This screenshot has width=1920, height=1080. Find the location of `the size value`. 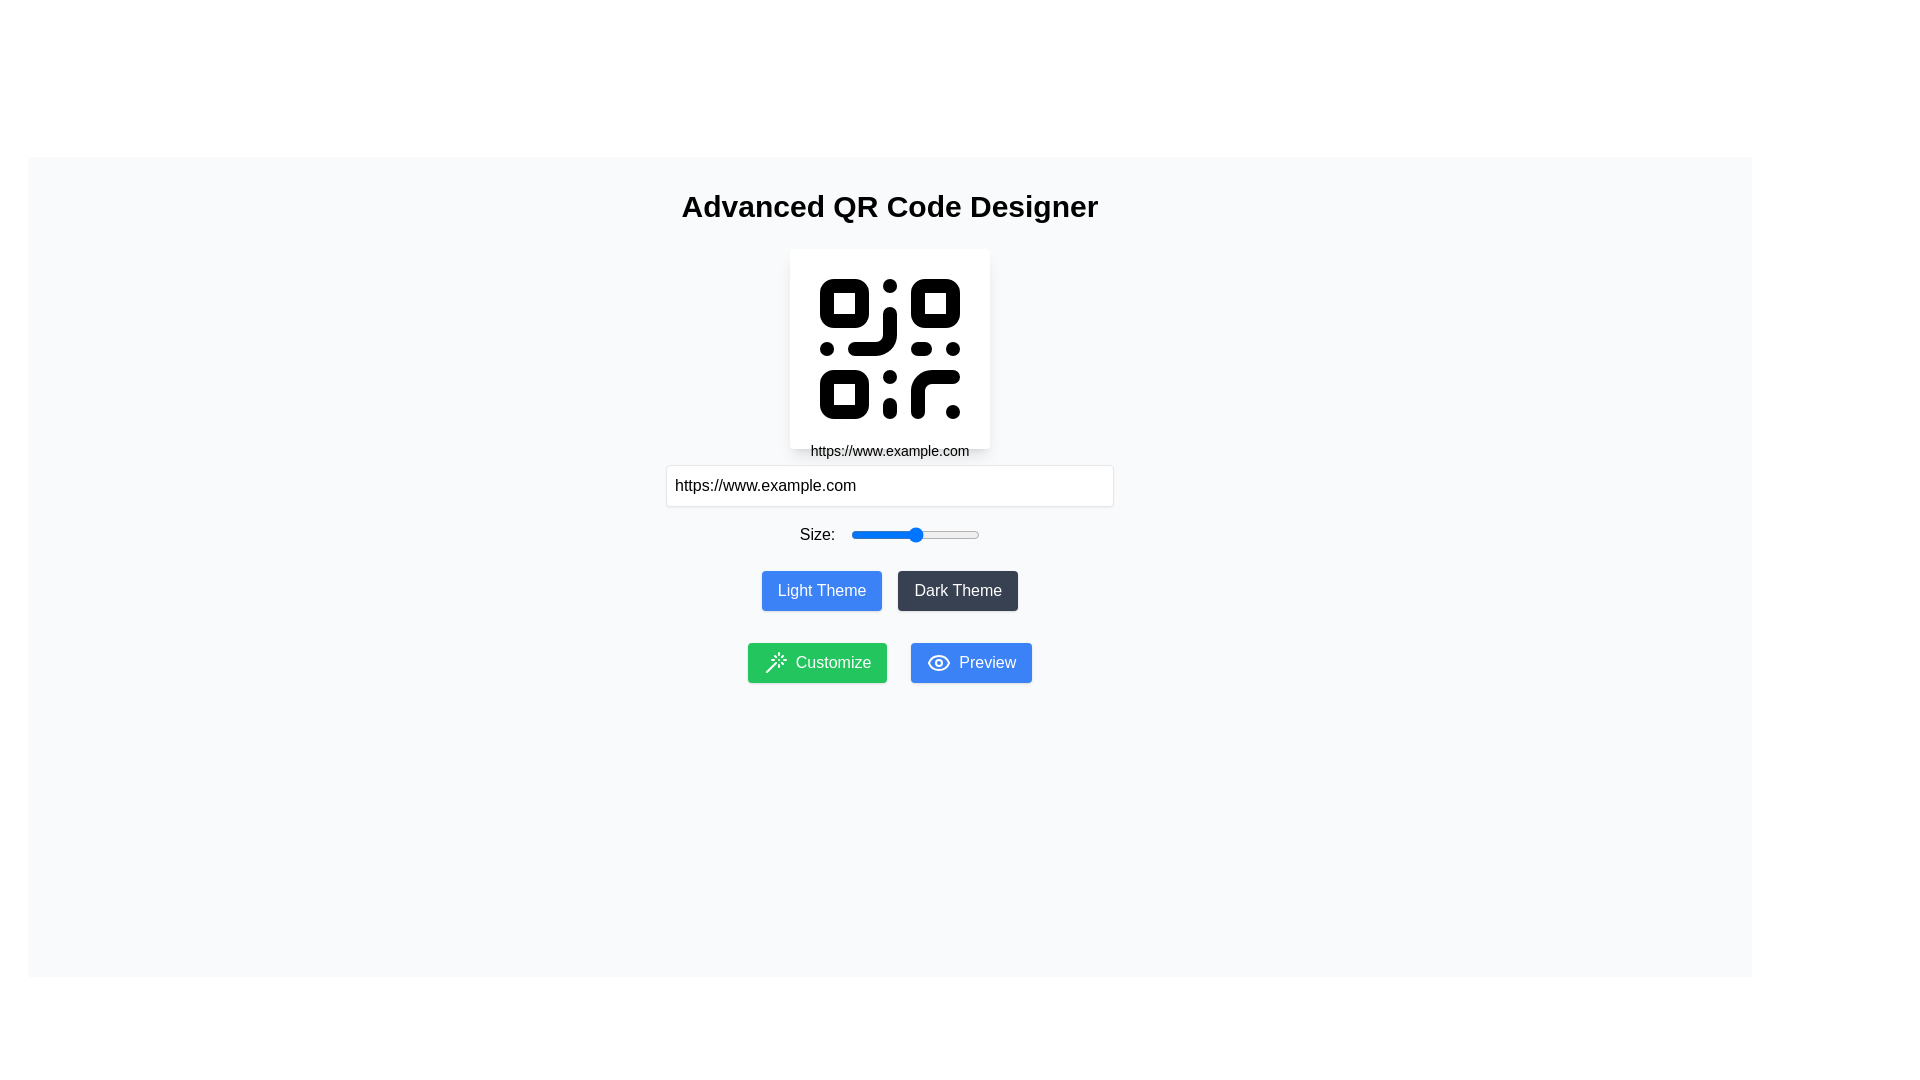

the size value is located at coordinates (949, 534).